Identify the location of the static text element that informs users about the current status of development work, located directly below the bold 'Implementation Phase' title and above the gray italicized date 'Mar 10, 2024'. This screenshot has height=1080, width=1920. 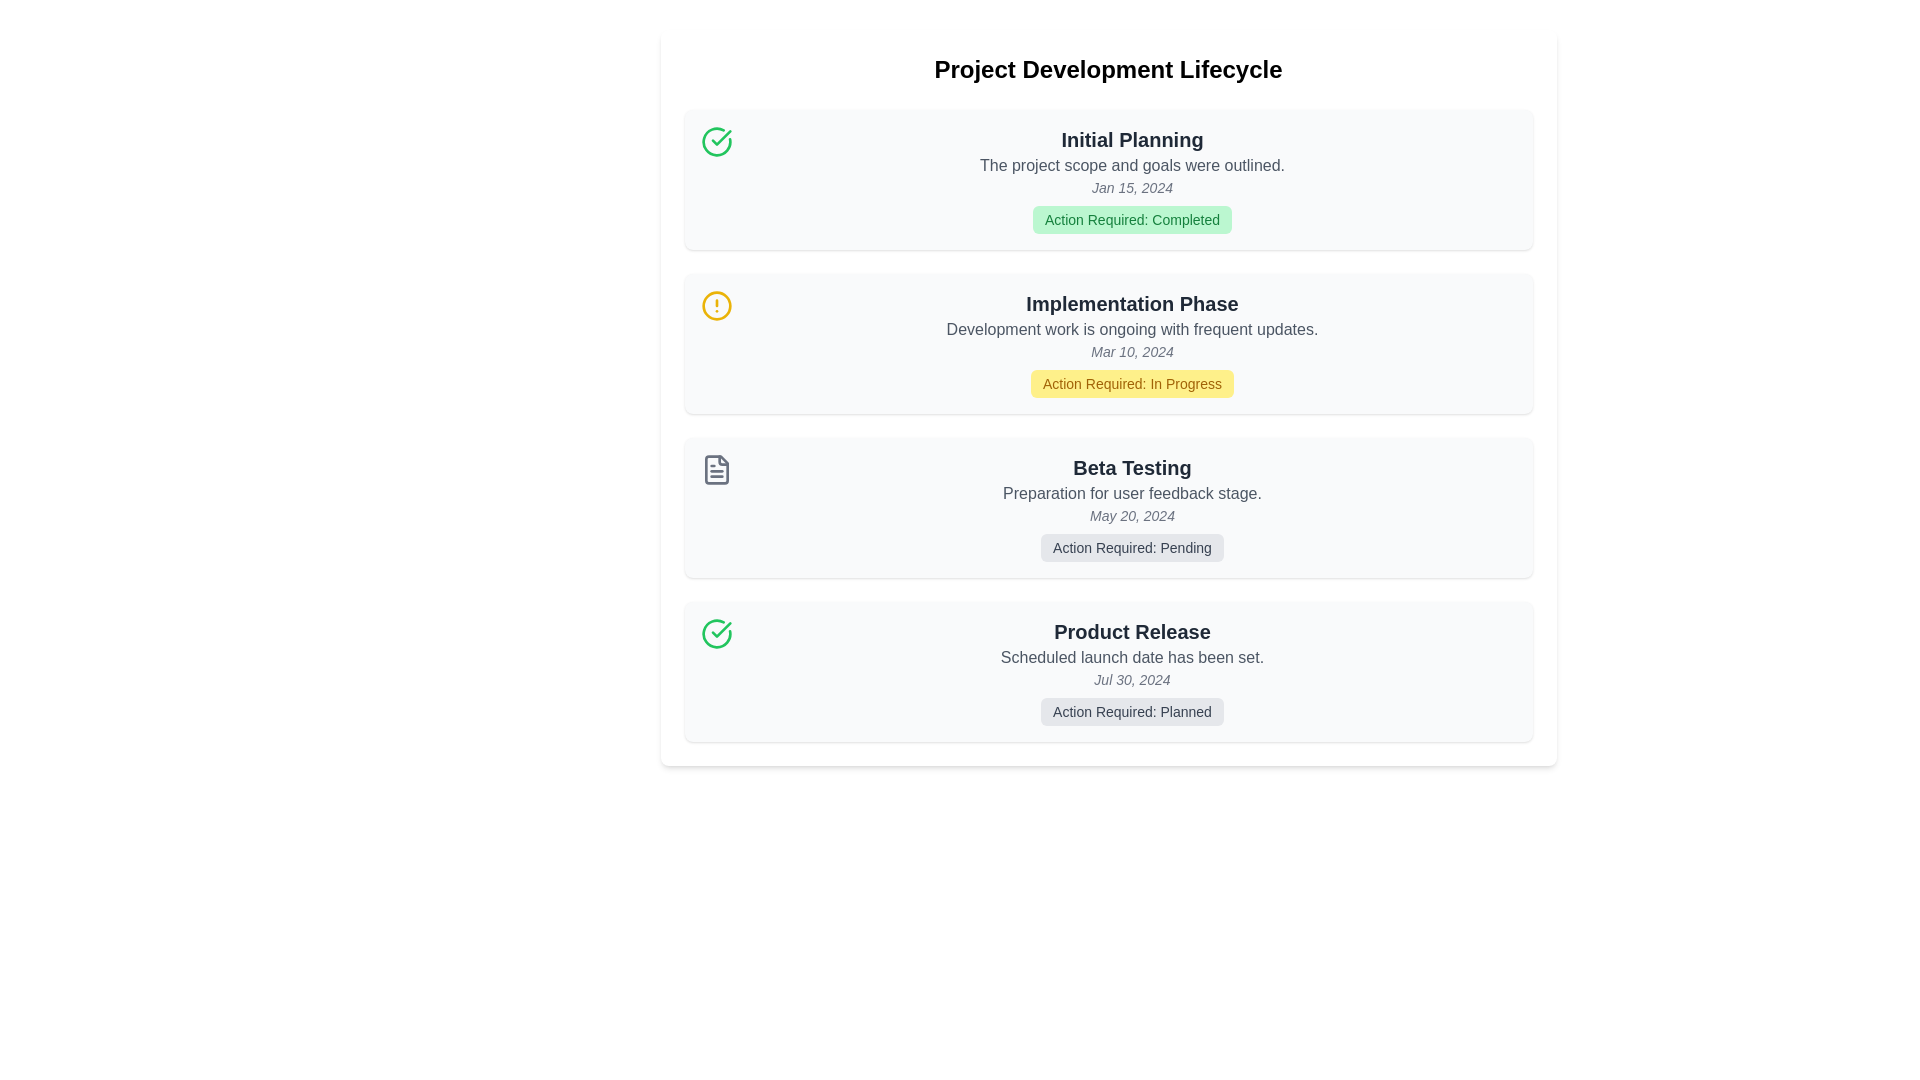
(1132, 329).